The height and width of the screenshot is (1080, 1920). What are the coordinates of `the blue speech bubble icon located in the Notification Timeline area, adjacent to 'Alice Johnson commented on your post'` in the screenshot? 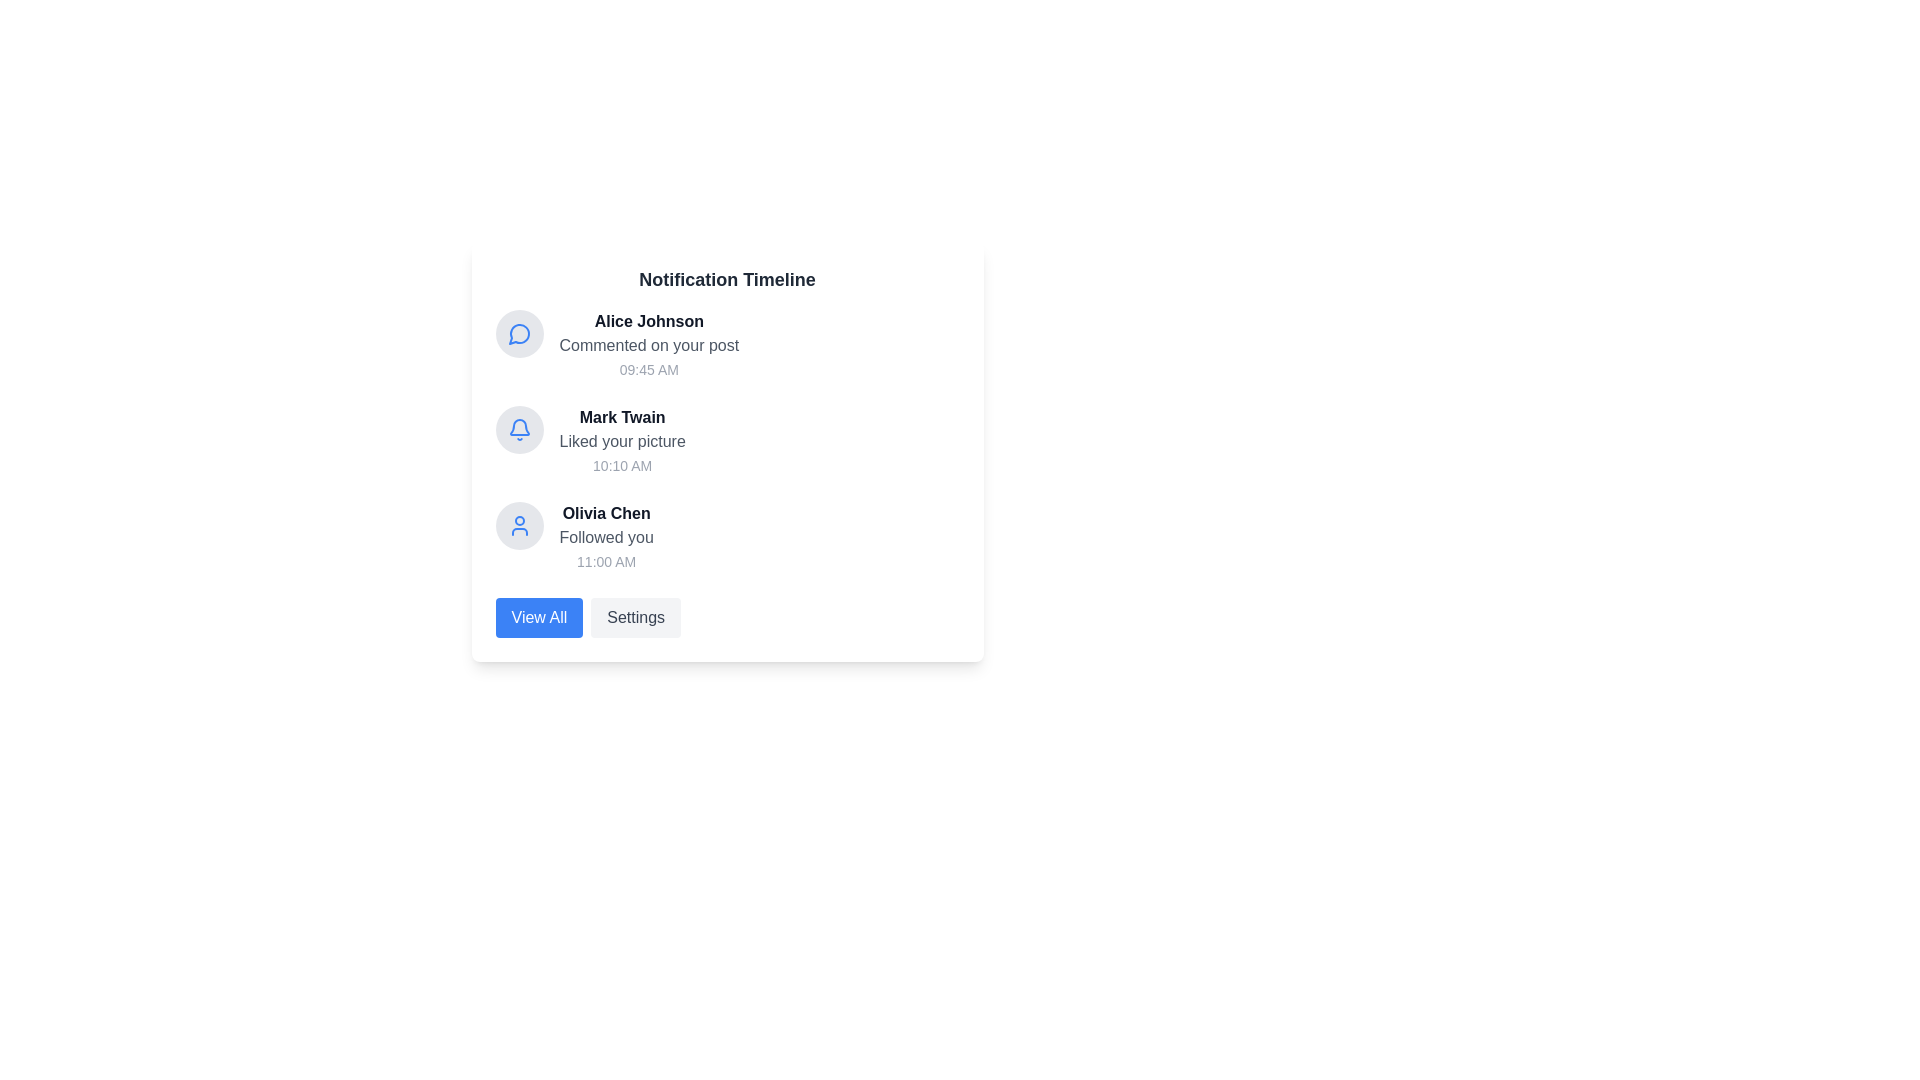 It's located at (518, 333).